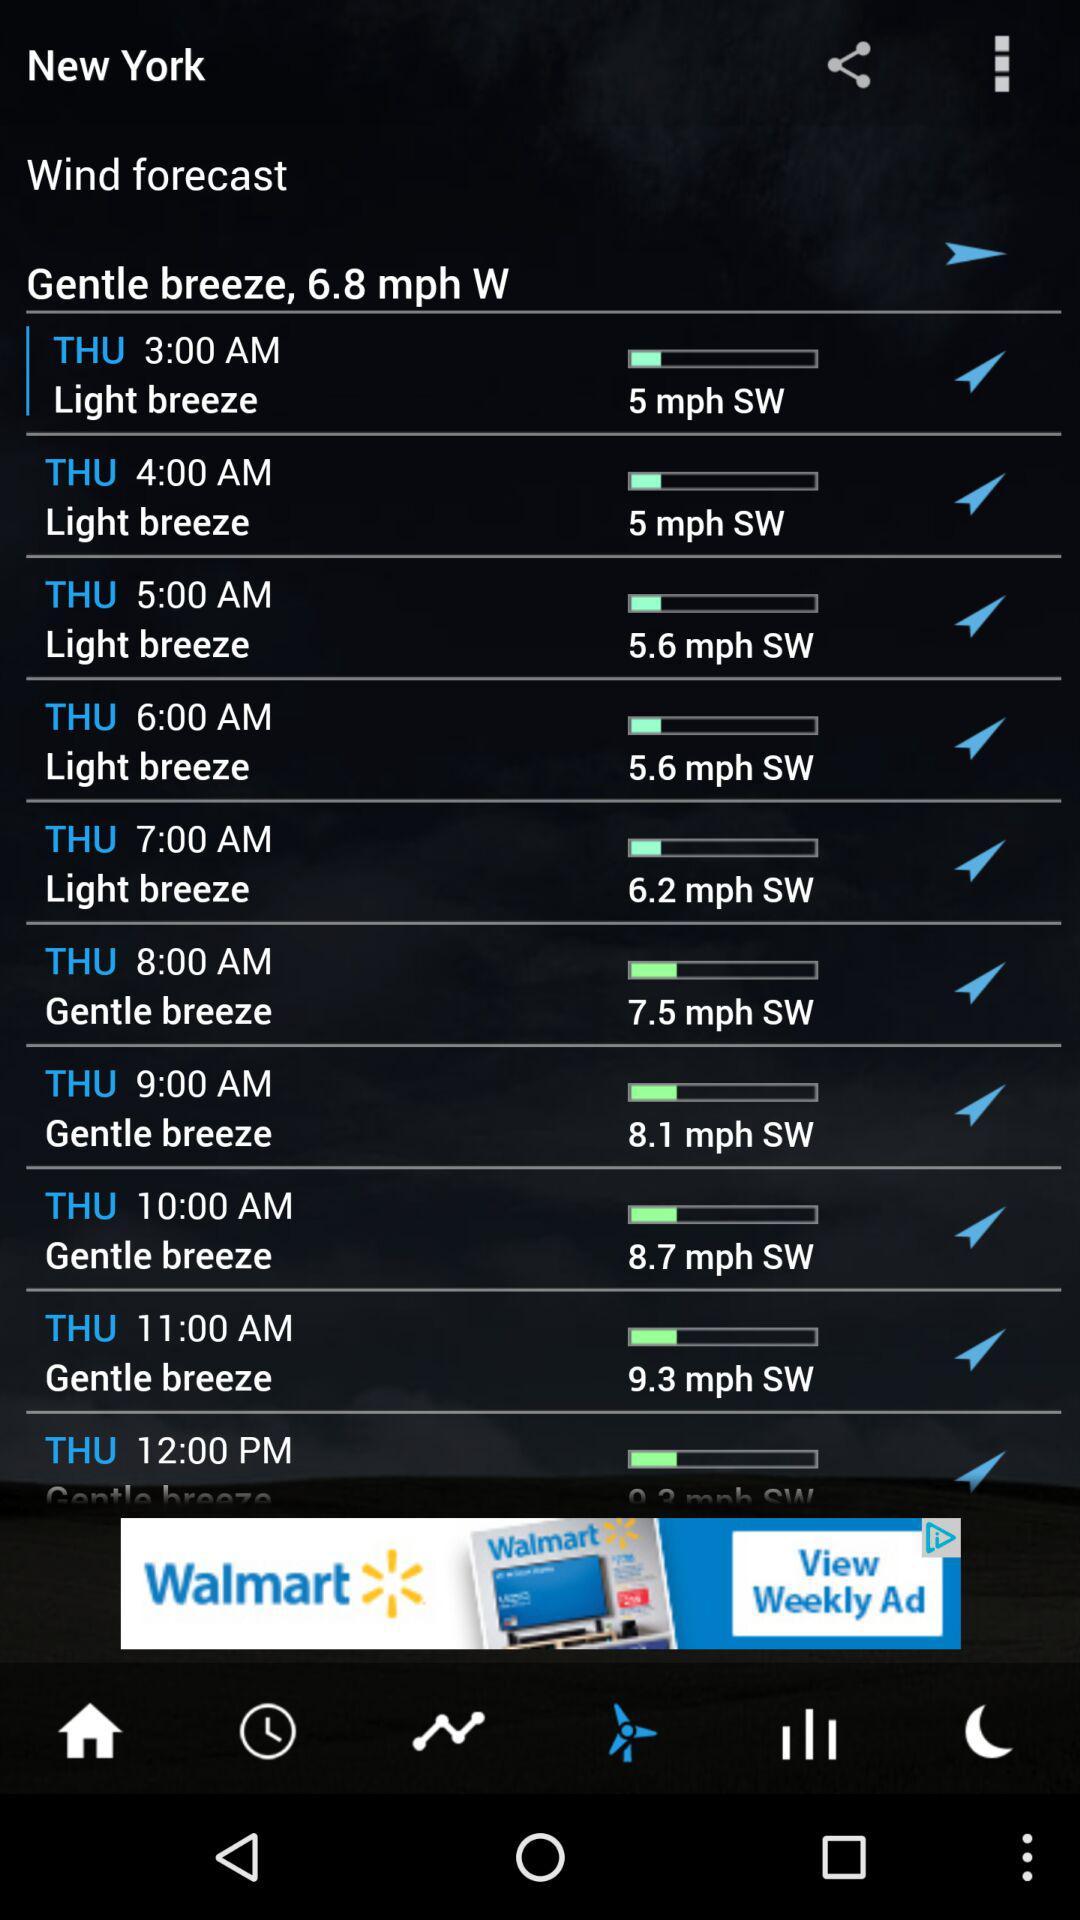 This screenshot has width=1080, height=1920. I want to click on the more icon, so click(1002, 68).